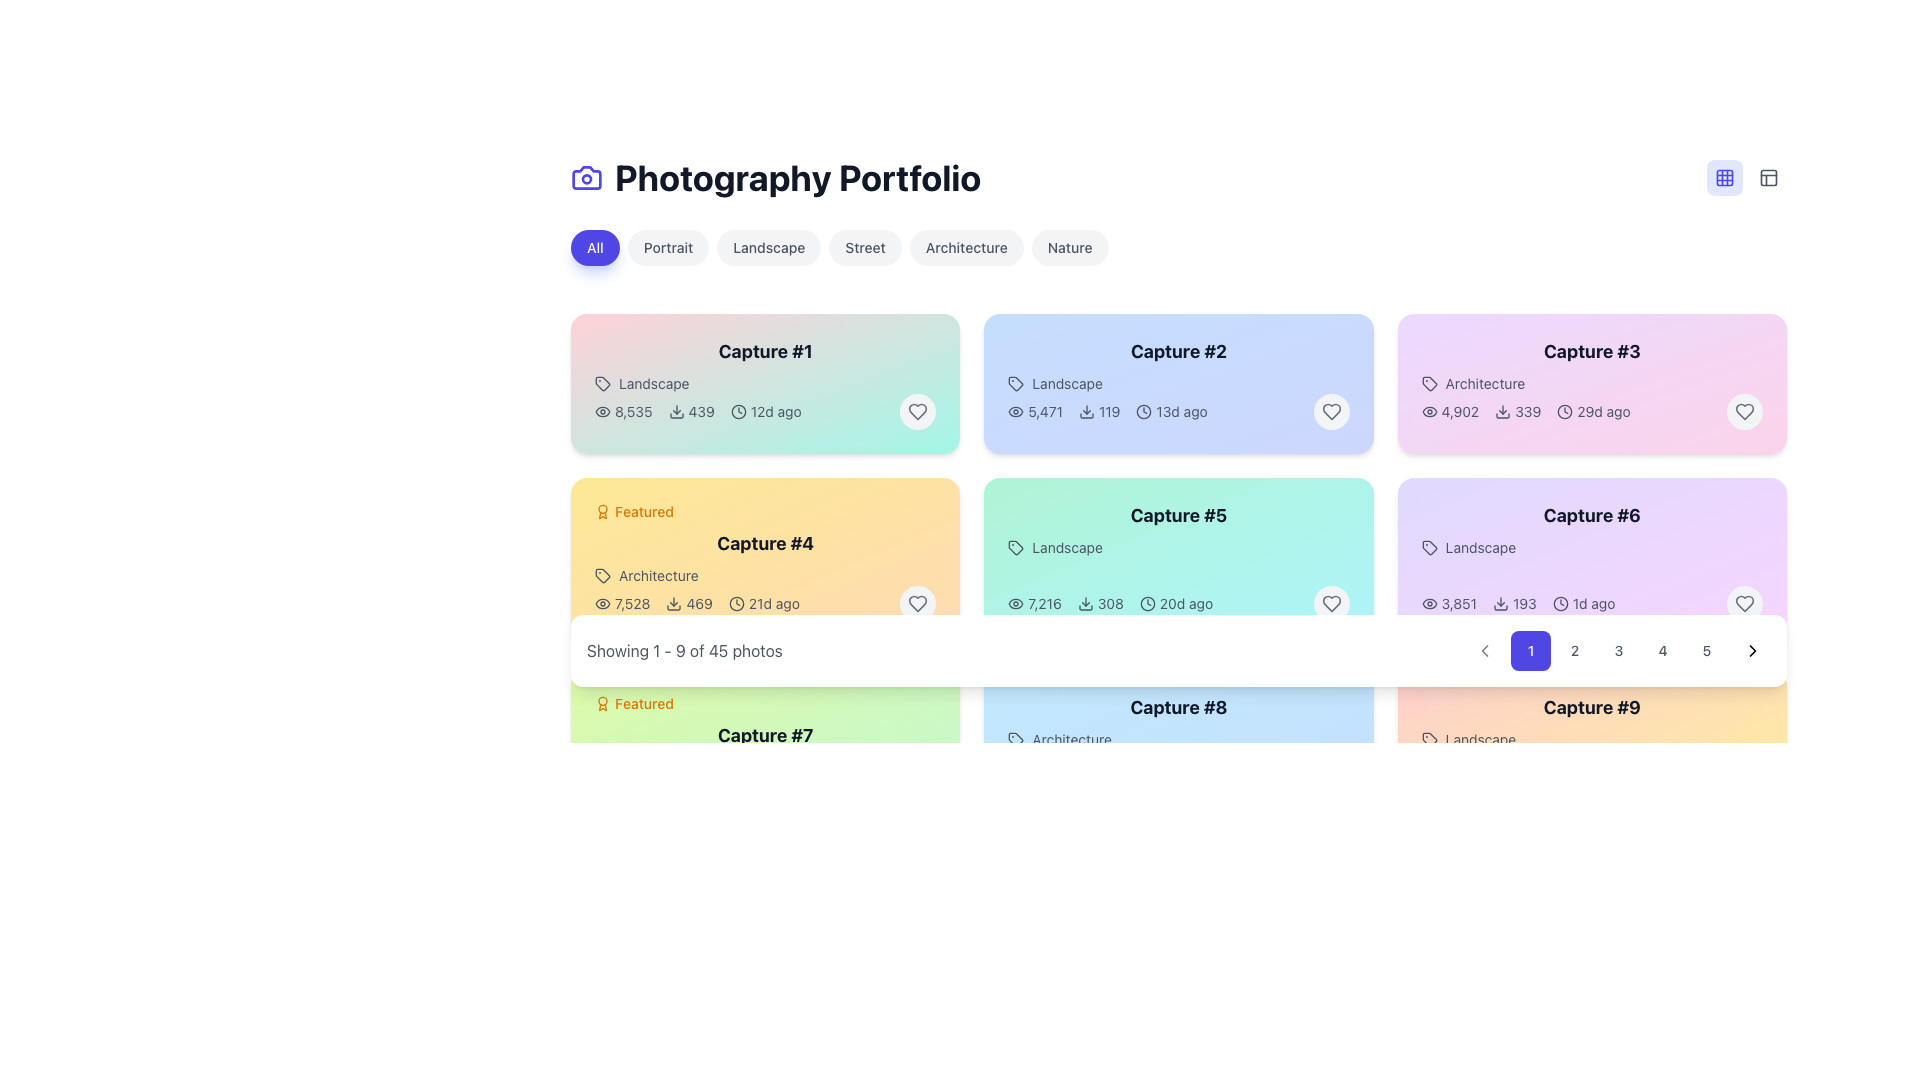 This screenshot has width=1920, height=1080. I want to click on the heart icon located in the top-right corner of the third card labeled 'Capture #3' to mark it as a favorite, so click(1744, 411).